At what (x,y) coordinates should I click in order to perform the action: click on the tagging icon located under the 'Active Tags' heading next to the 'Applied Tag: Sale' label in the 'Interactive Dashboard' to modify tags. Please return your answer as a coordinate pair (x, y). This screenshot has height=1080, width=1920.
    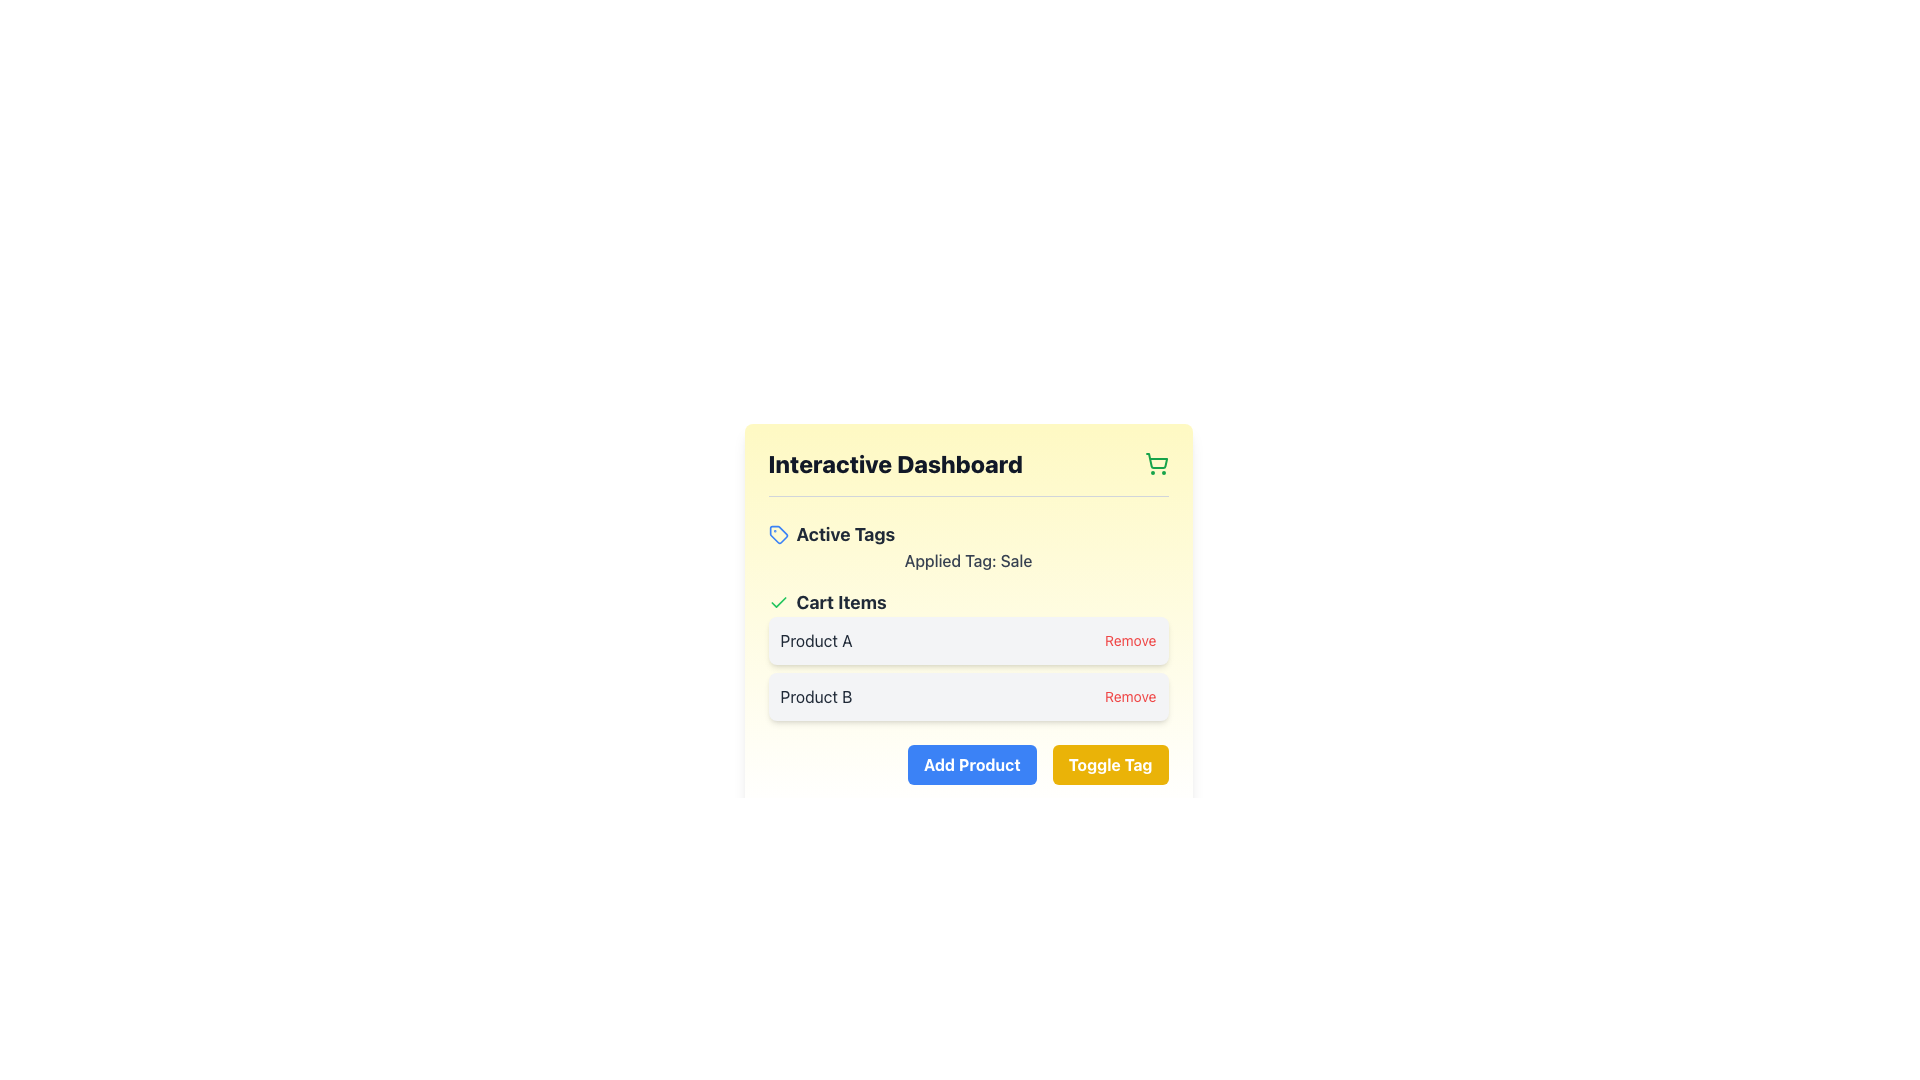
    Looking at the image, I should click on (776, 532).